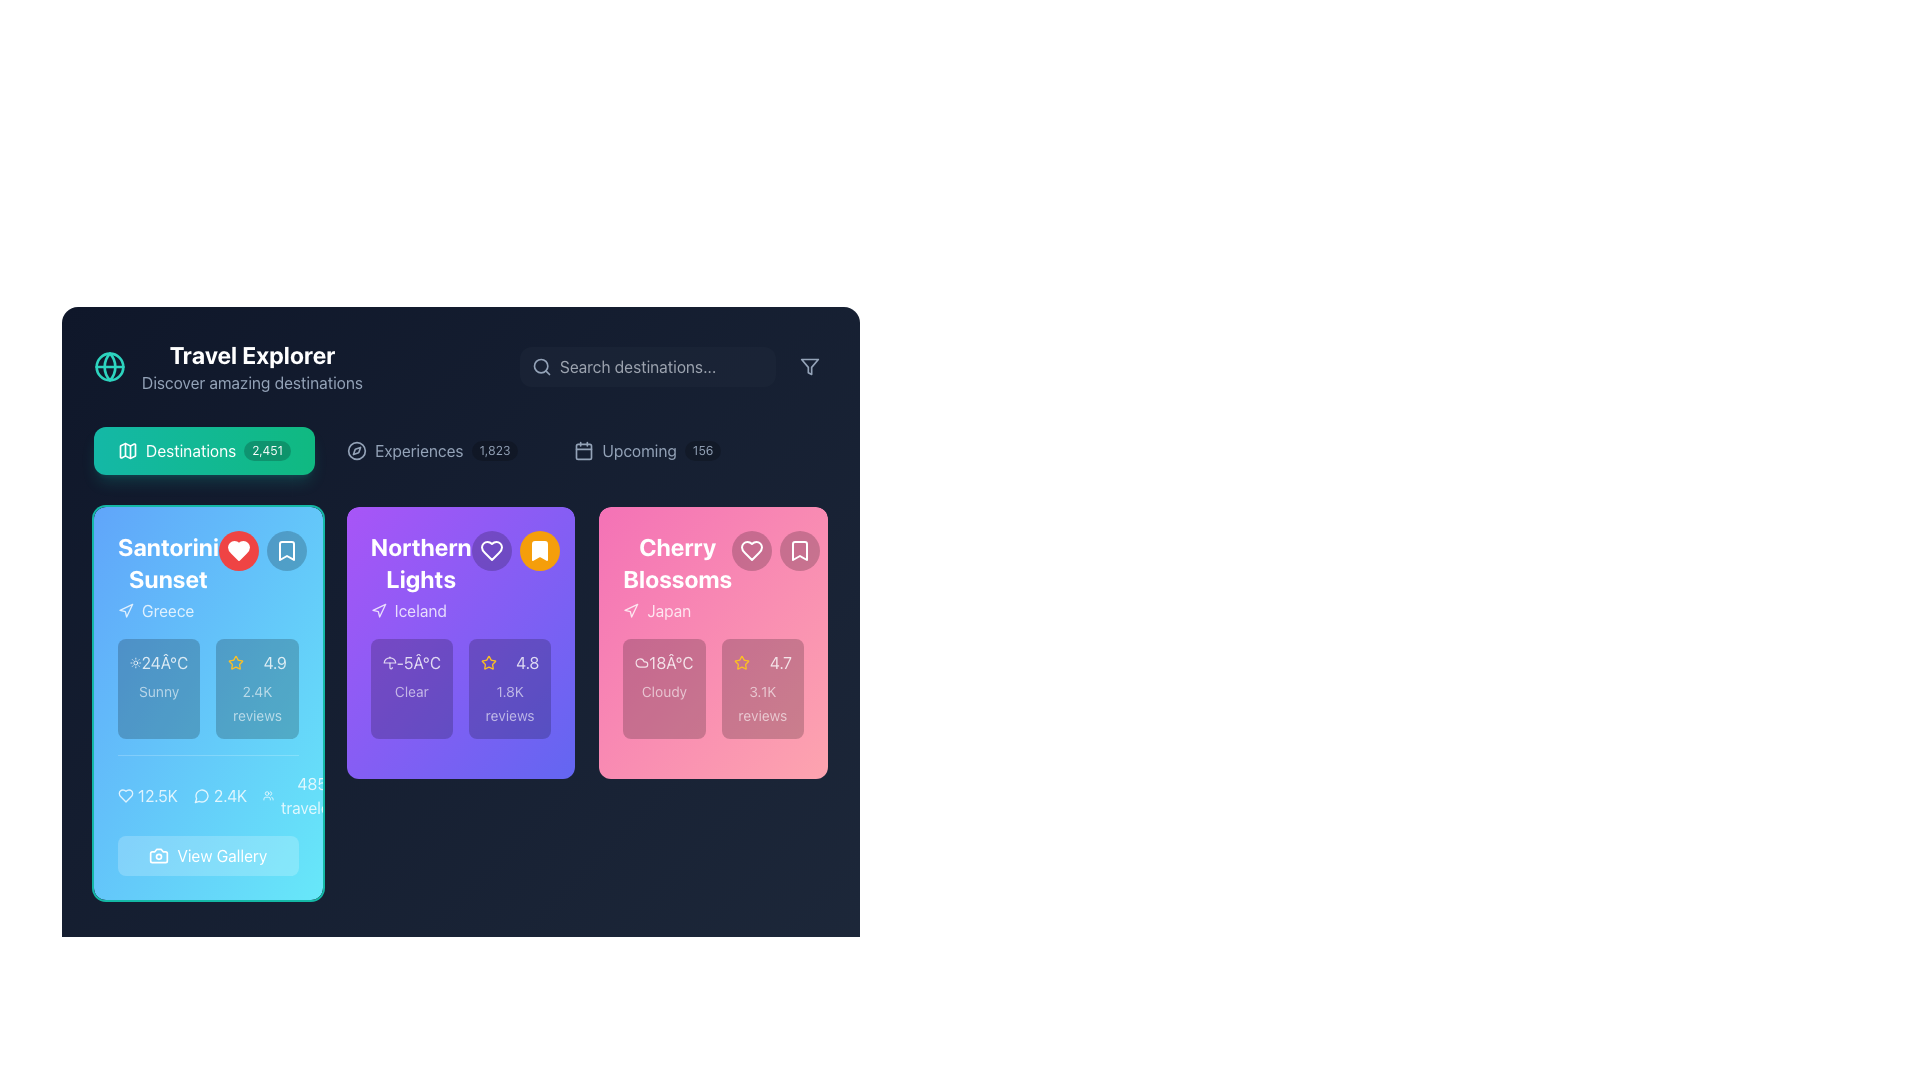 The height and width of the screenshot is (1080, 1920). What do you see at coordinates (510, 688) in the screenshot?
I see `the Rating summary element for the 'Northern Lights' card, located in the bottom section of the card, to the lower right of the weather and condition information` at bounding box center [510, 688].